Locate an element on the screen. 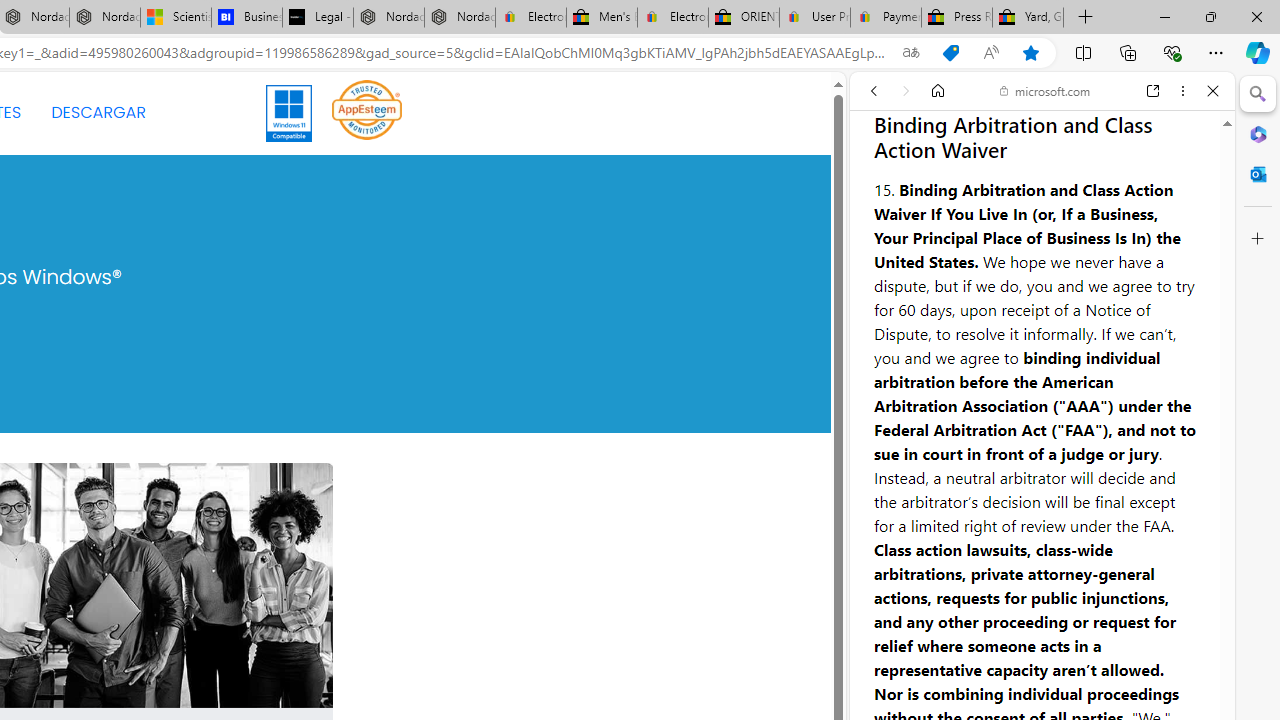  'Shopping in Microsoft Edge' is located at coordinates (950, 52).